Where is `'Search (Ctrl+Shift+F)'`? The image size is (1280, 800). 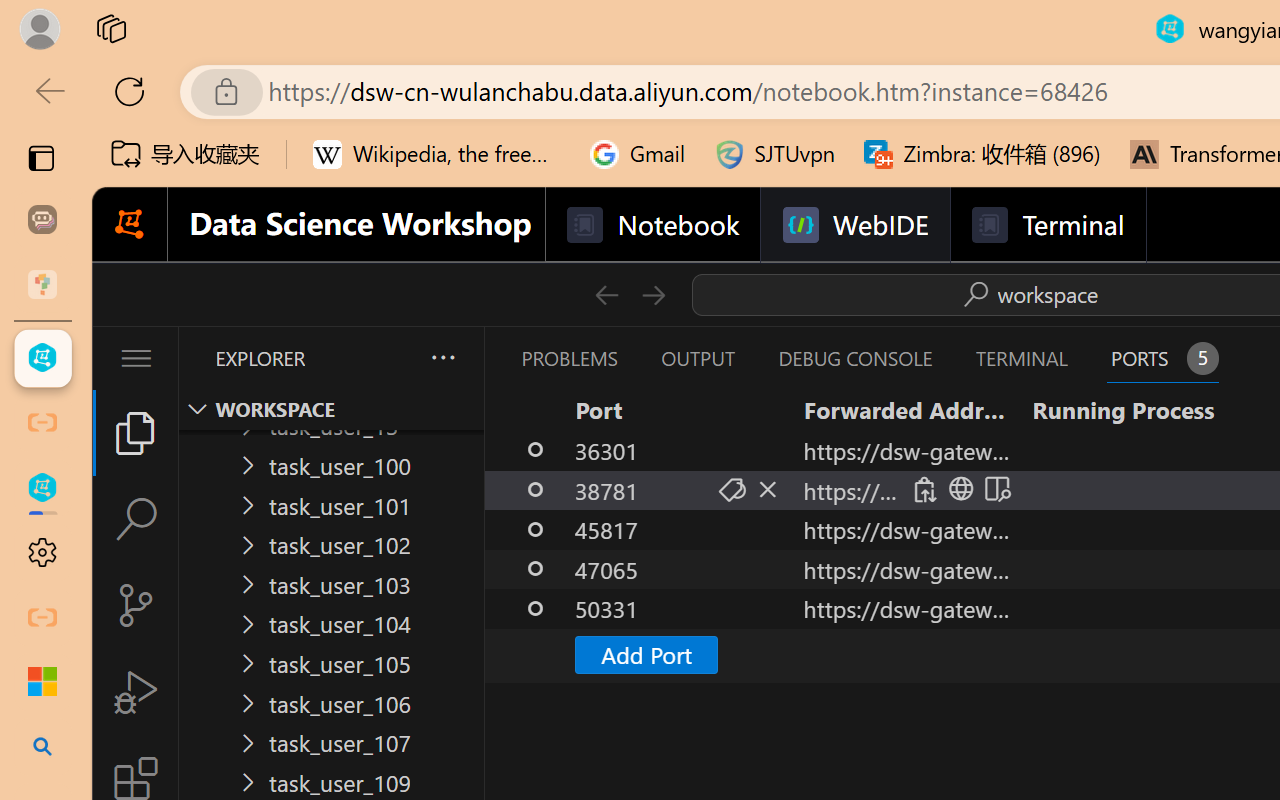 'Search (Ctrl+Shift+F)' is located at coordinates (134, 518).